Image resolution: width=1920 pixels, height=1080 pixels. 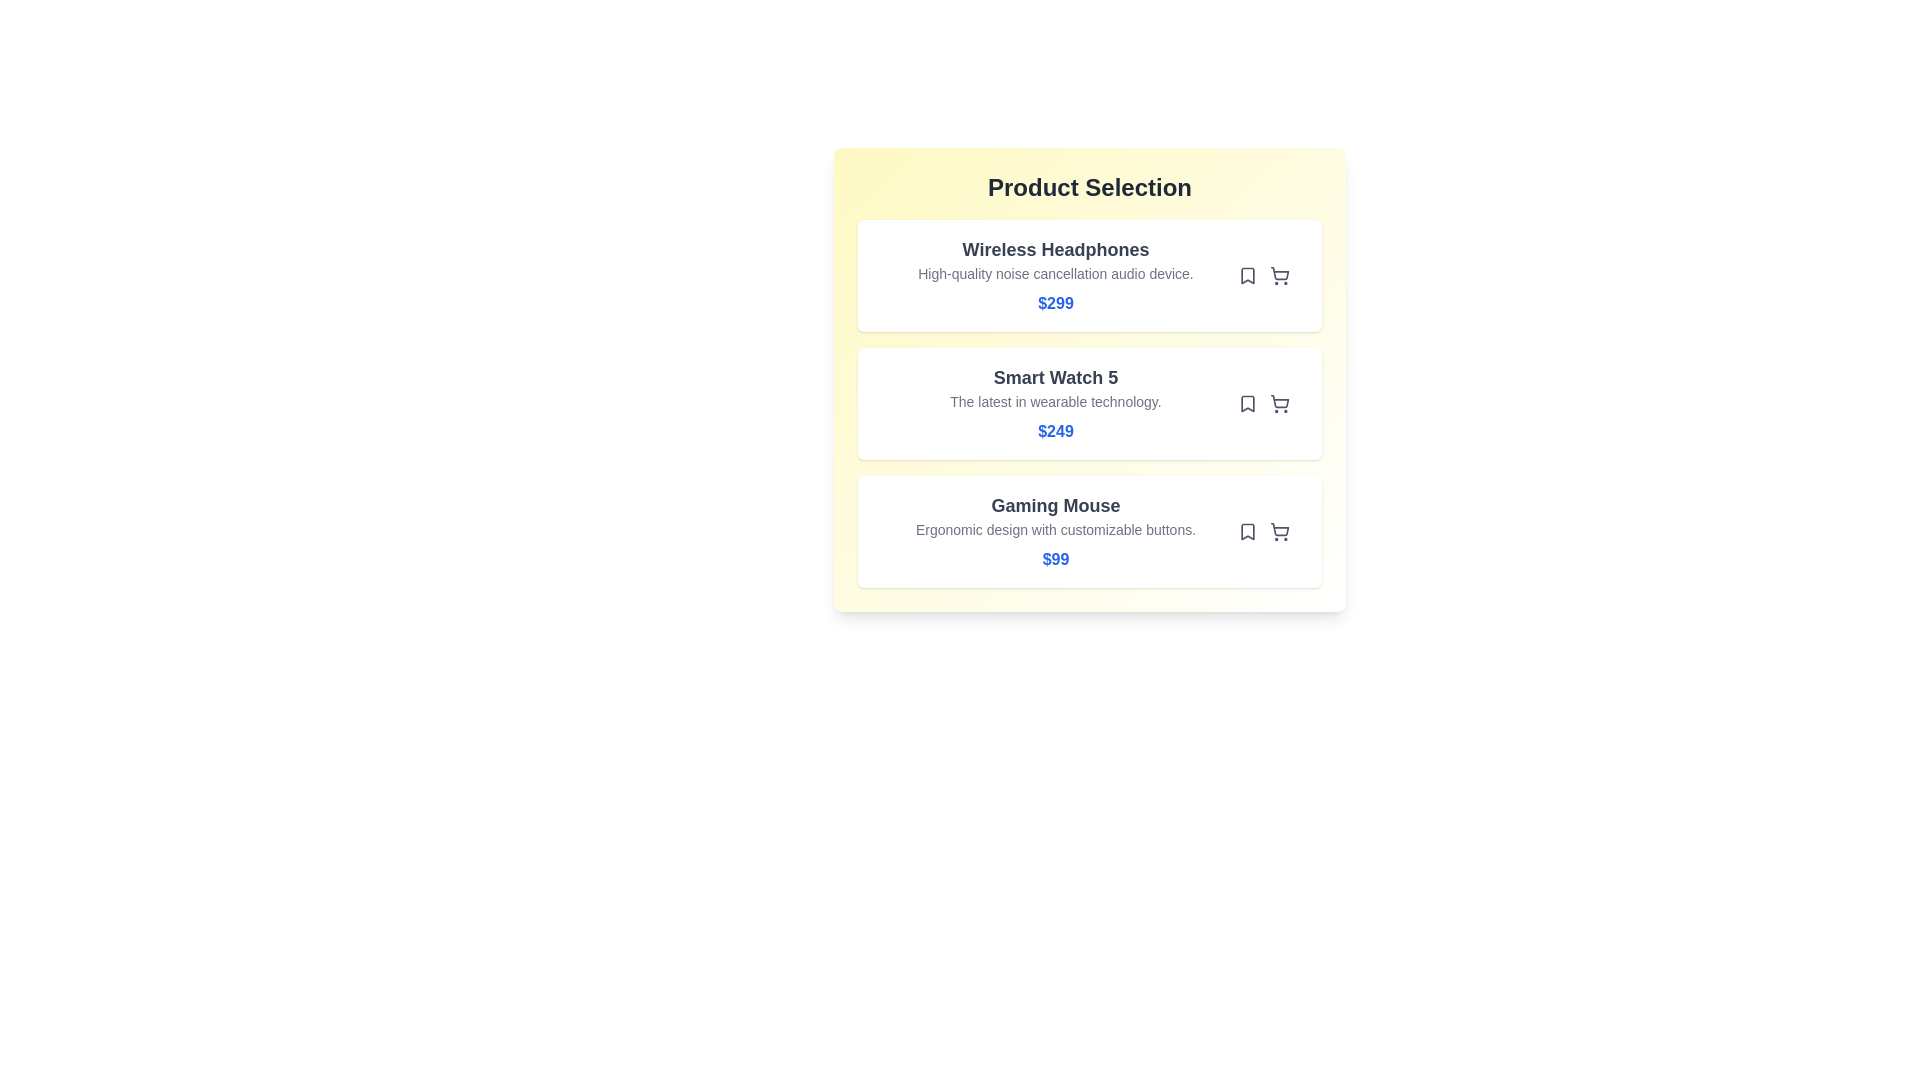 What do you see at coordinates (1280, 276) in the screenshot?
I see `the shopping cart icon for the product Wireless Headphones` at bounding box center [1280, 276].